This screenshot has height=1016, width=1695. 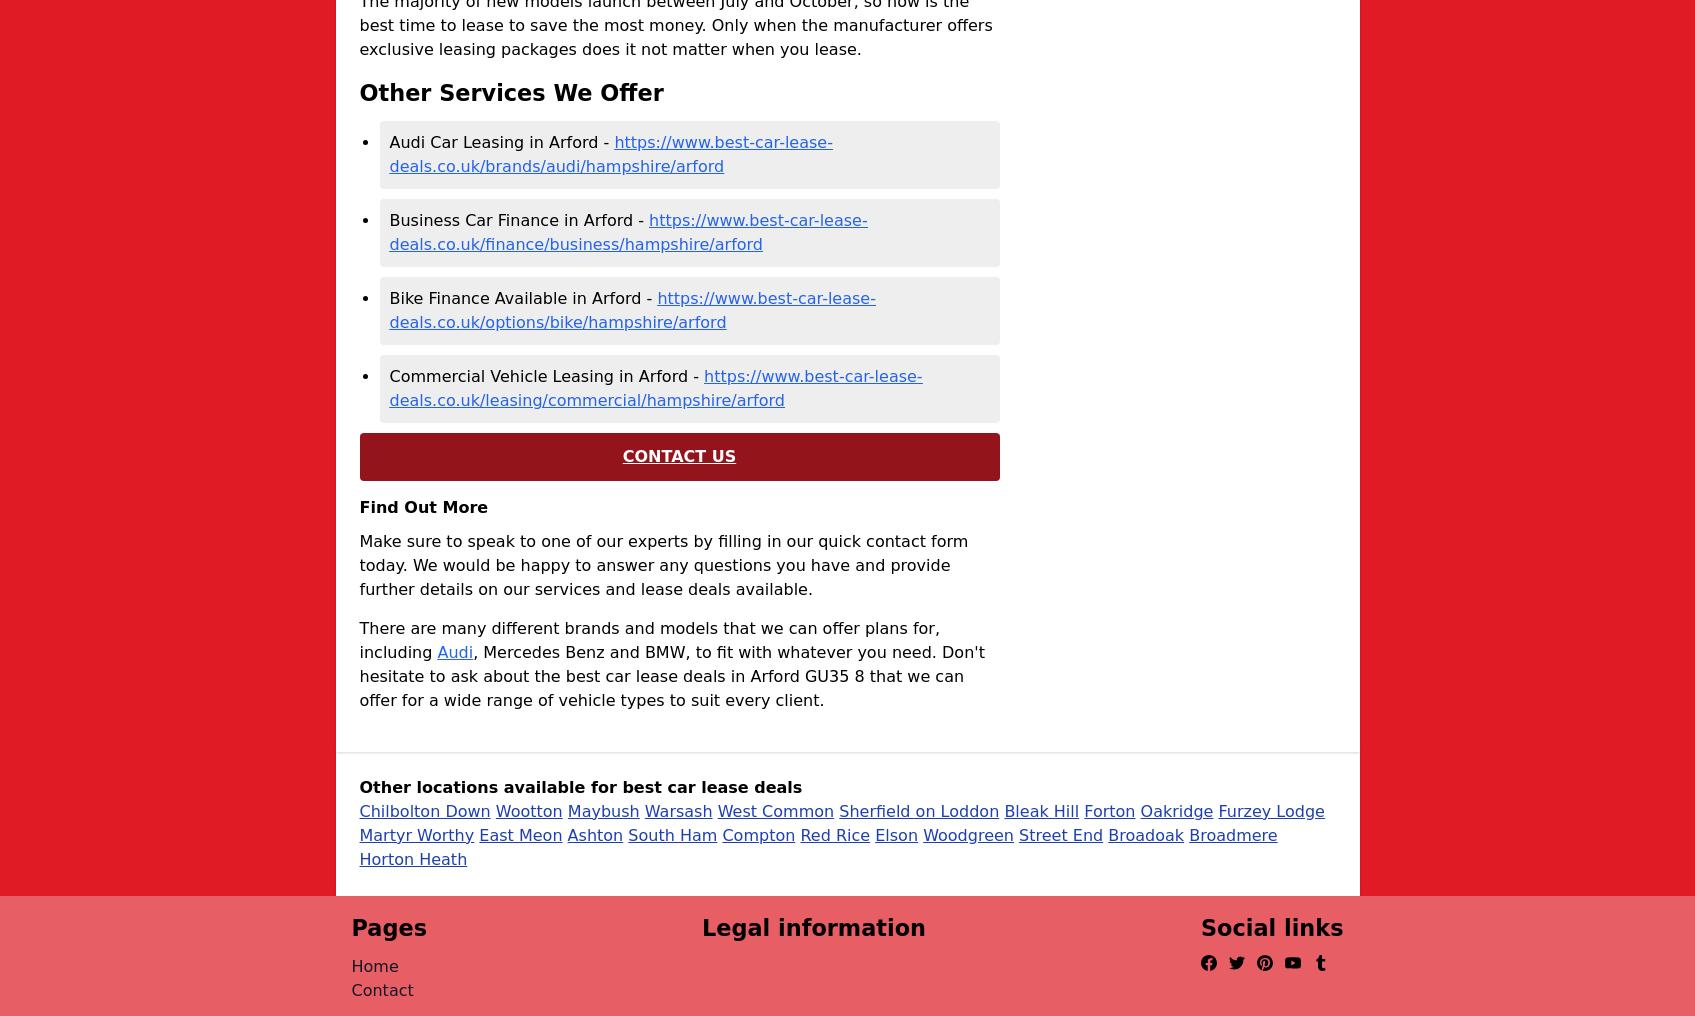 I want to click on 'Other Services We Offer', so click(x=510, y=92).